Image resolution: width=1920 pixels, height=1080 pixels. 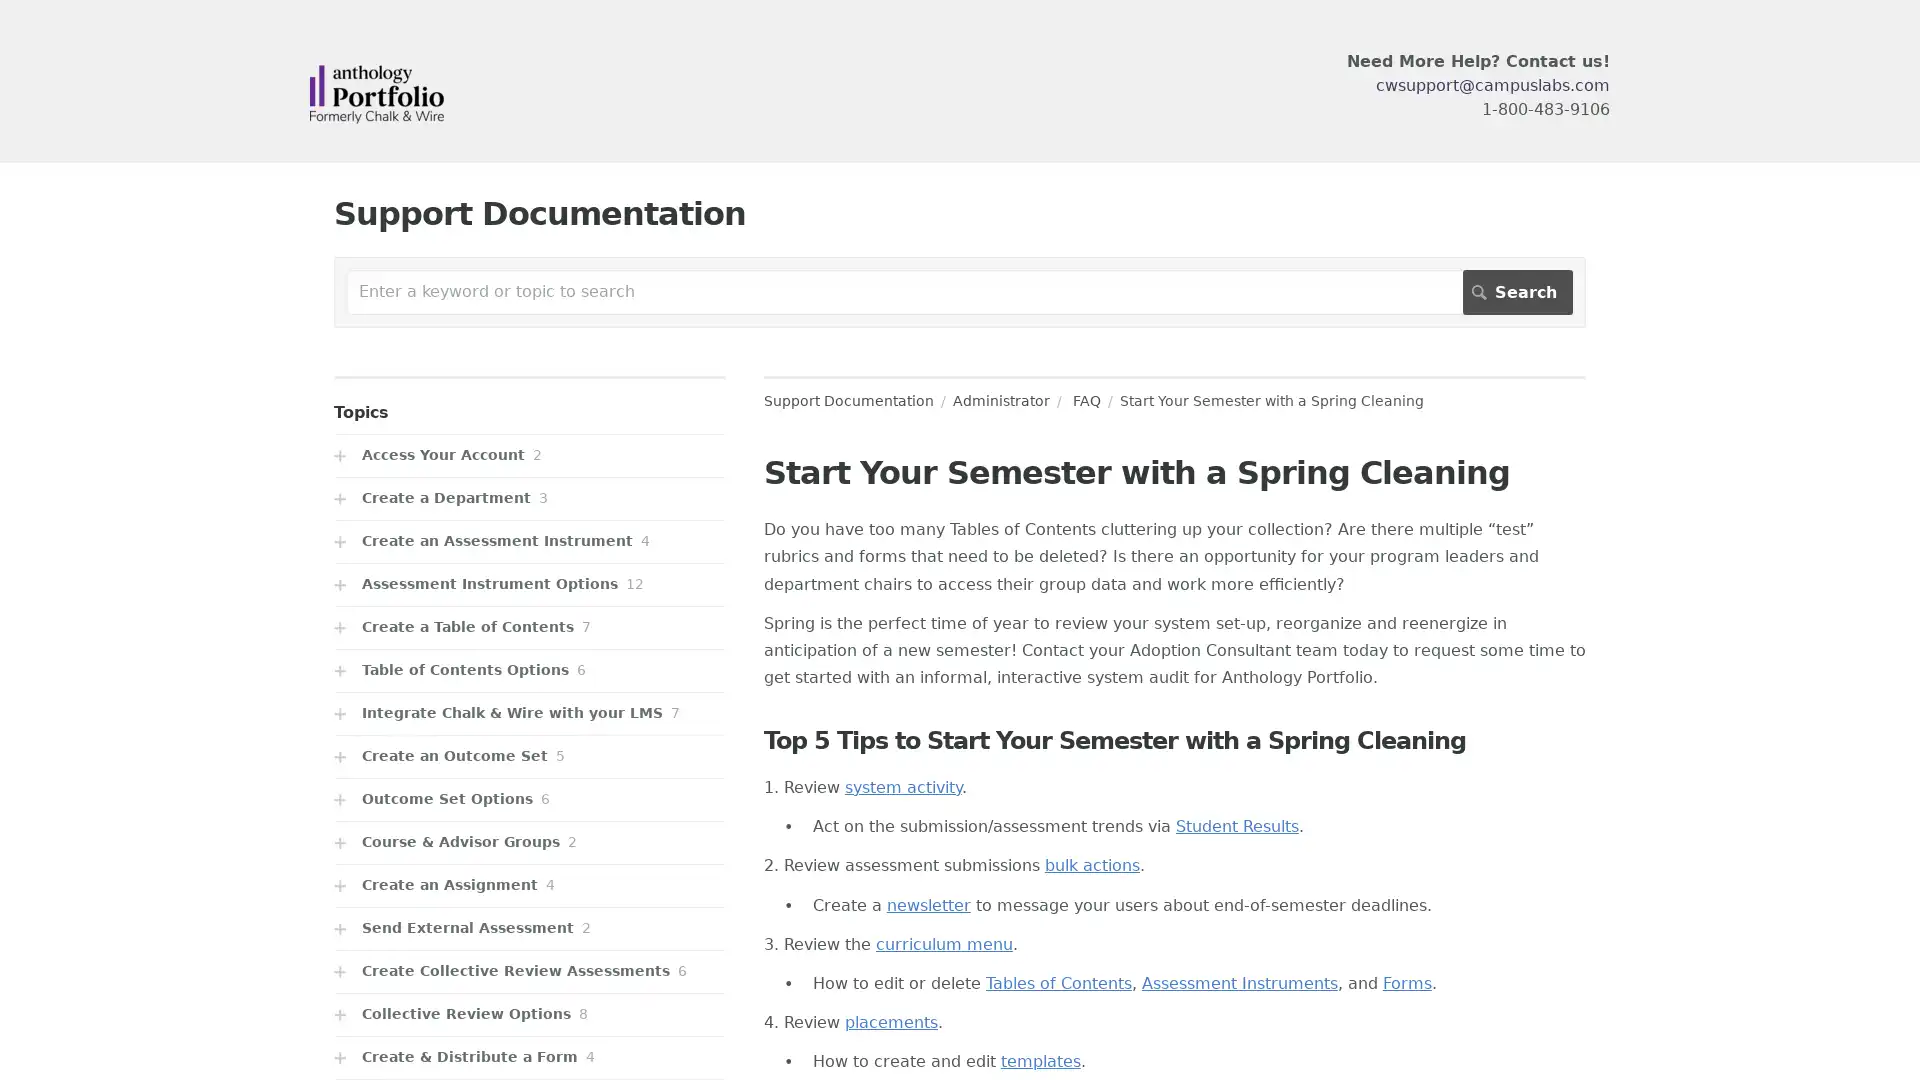 What do you see at coordinates (1517, 292) in the screenshot?
I see `Search` at bounding box center [1517, 292].